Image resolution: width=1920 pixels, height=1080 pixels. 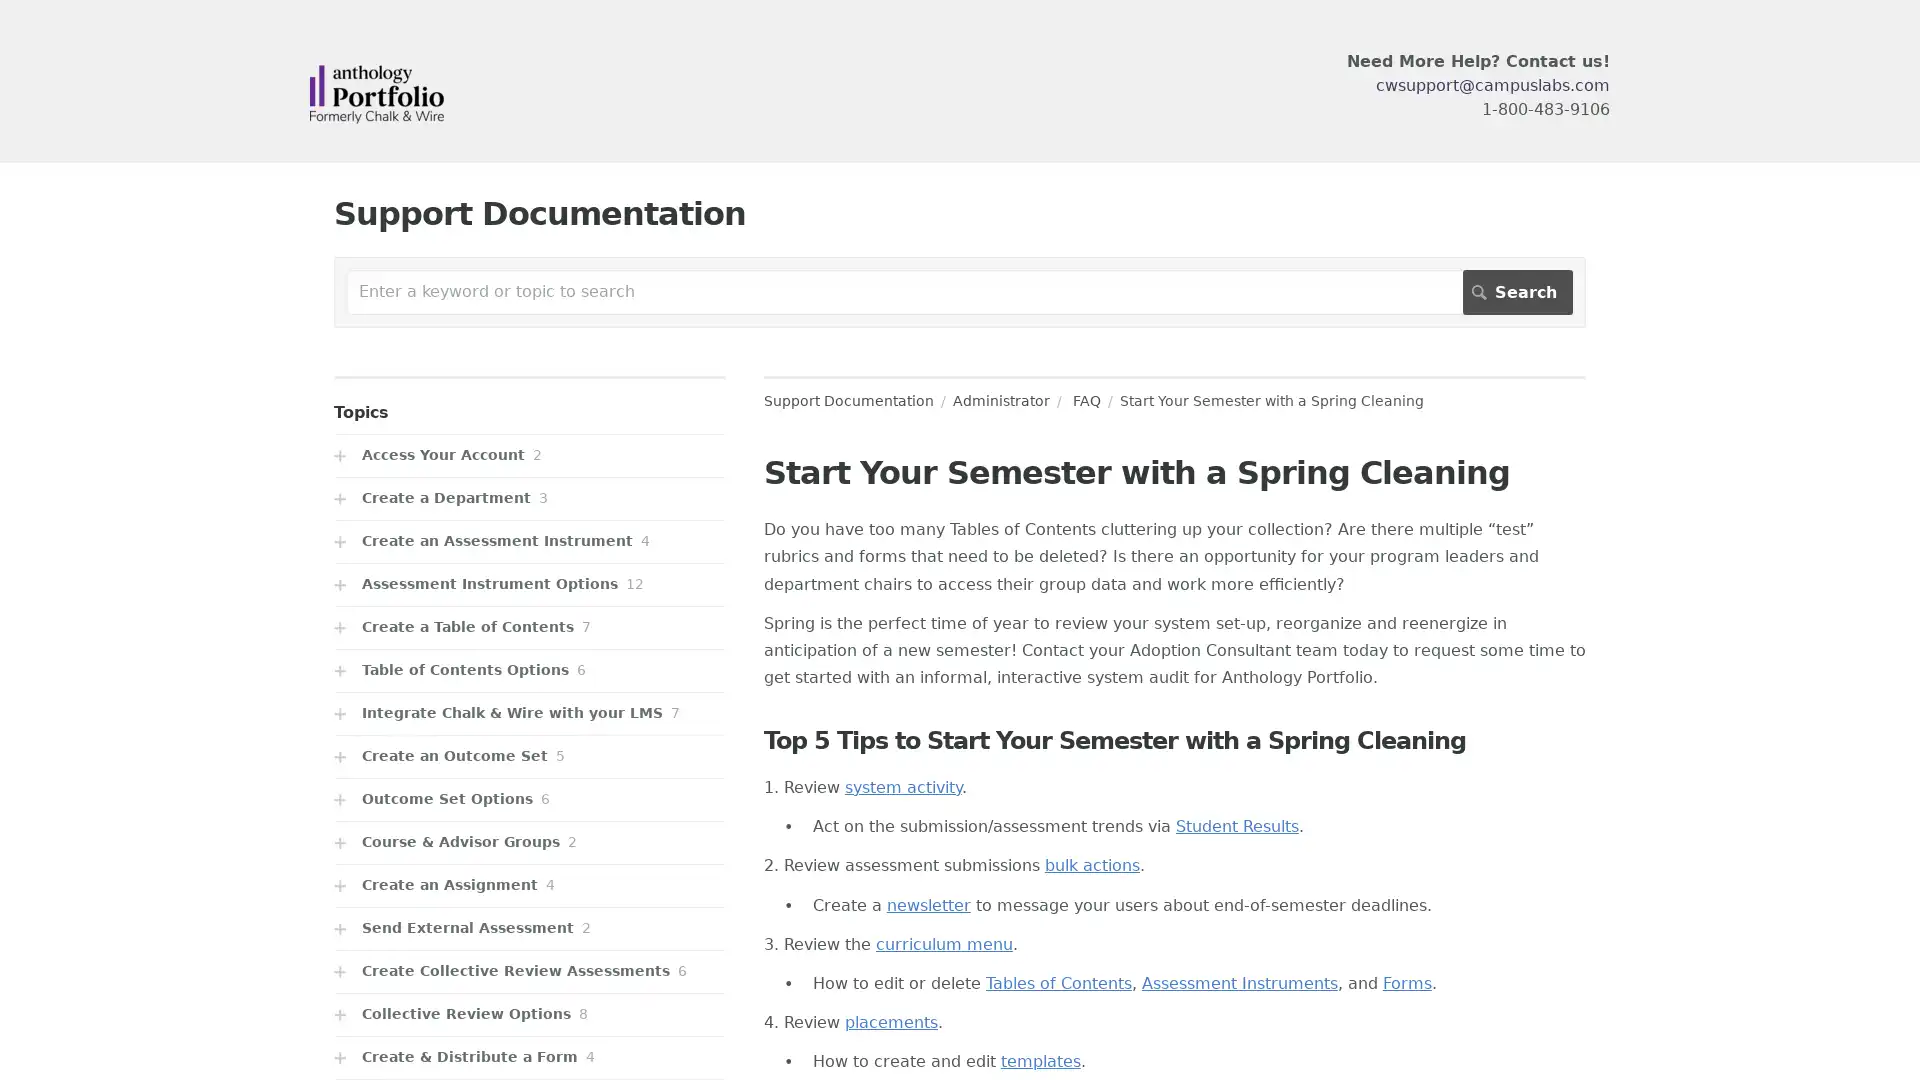 What do you see at coordinates (1517, 292) in the screenshot?
I see `Search` at bounding box center [1517, 292].